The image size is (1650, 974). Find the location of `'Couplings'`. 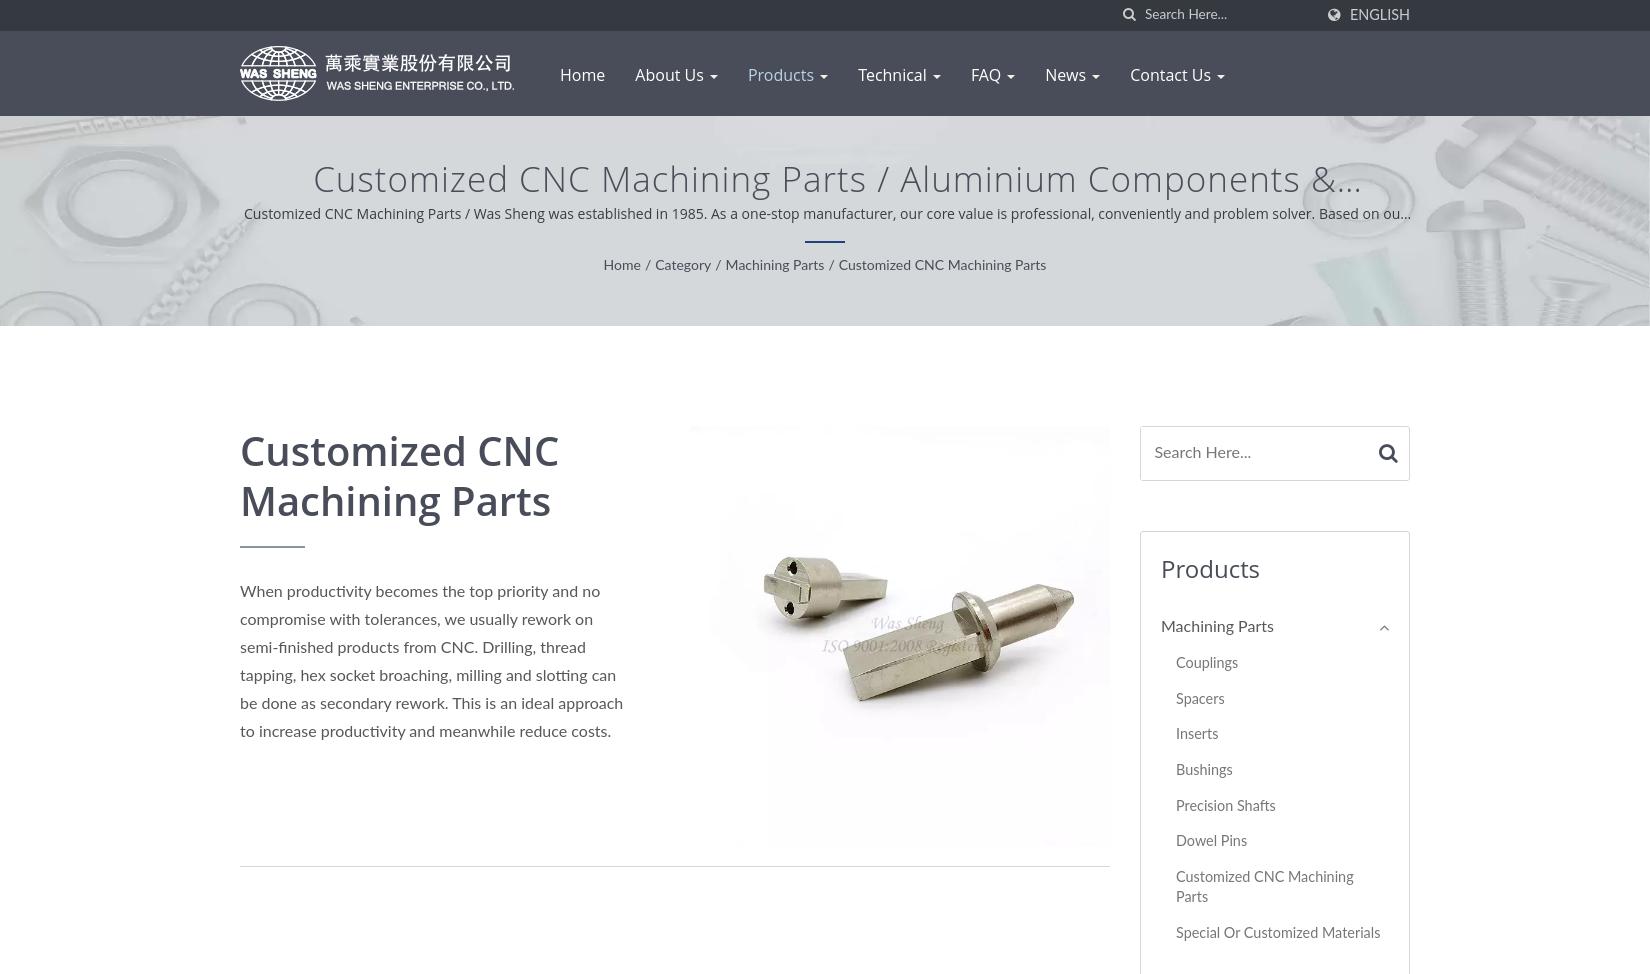

'Couplings' is located at coordinates (1206, 663).